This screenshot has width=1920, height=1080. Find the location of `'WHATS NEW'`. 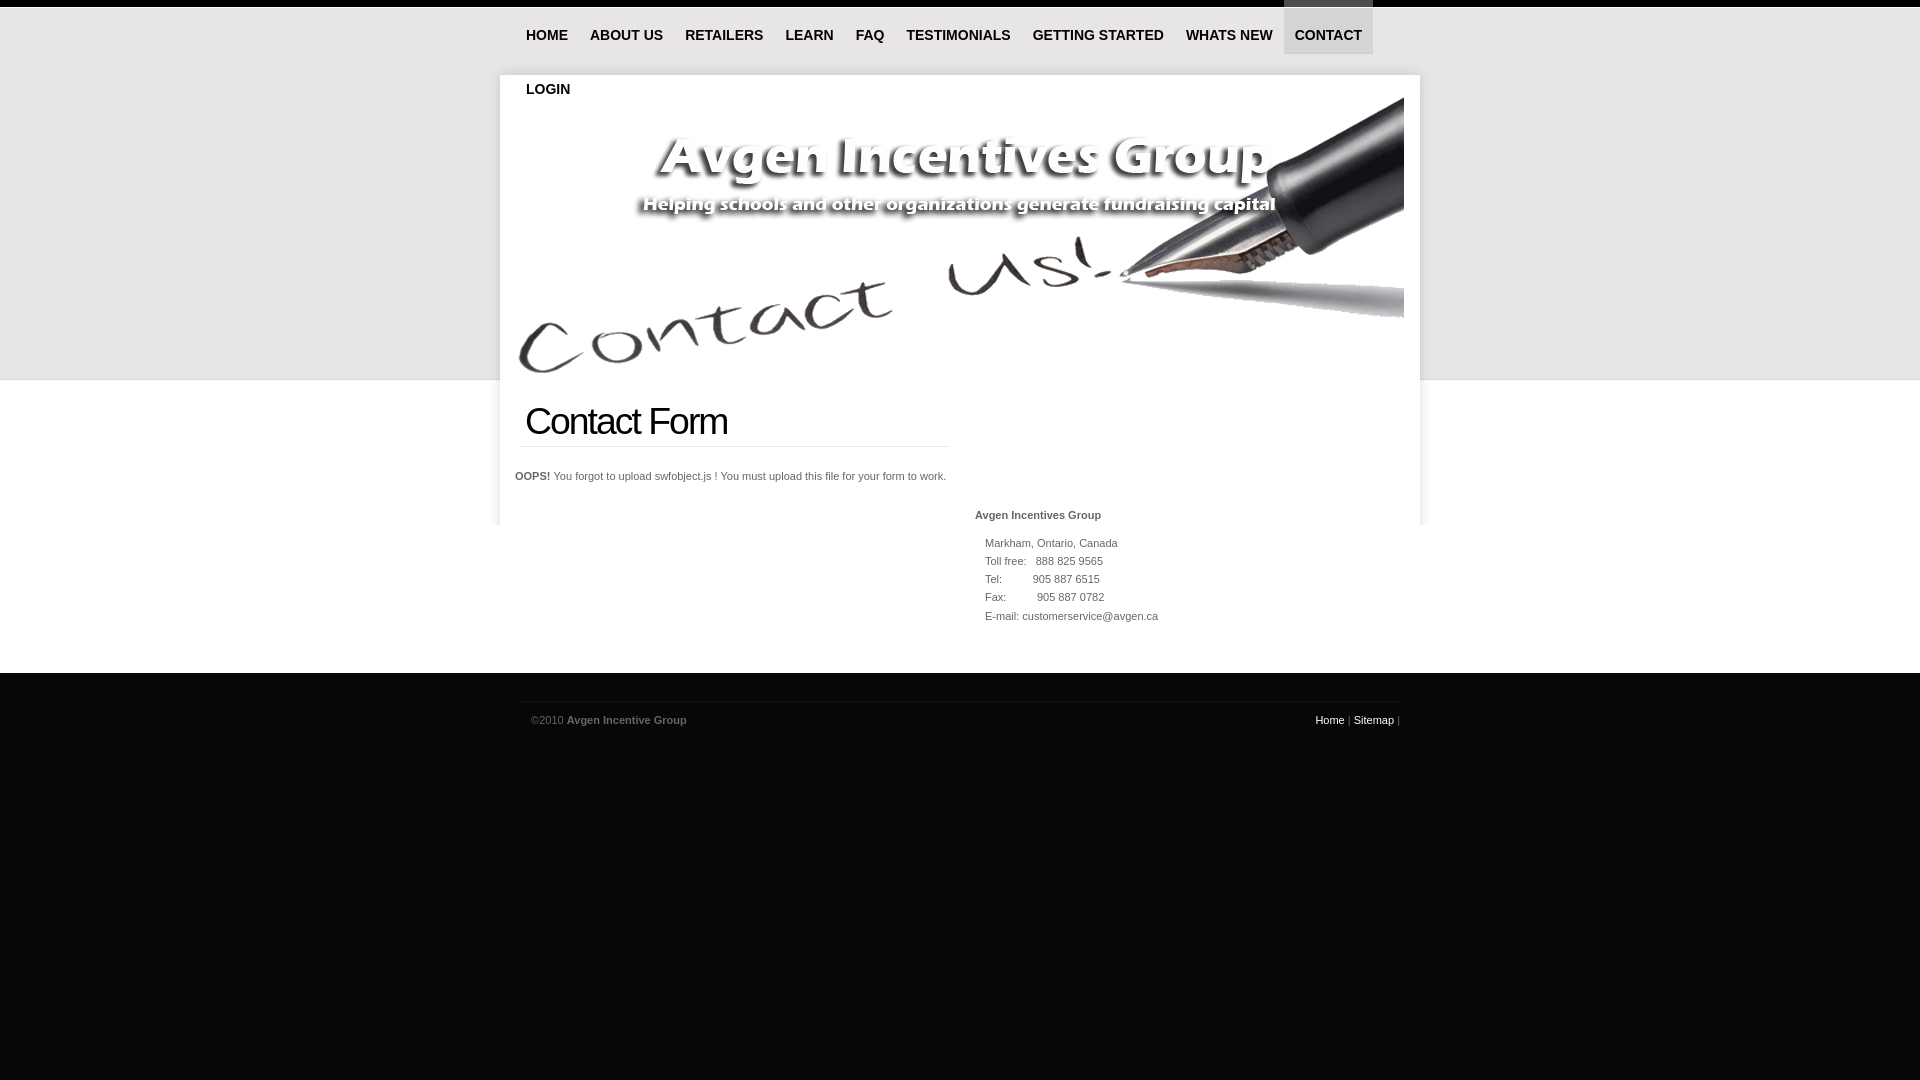

'WHATS NEW' is located at coordinates (1228, 26).